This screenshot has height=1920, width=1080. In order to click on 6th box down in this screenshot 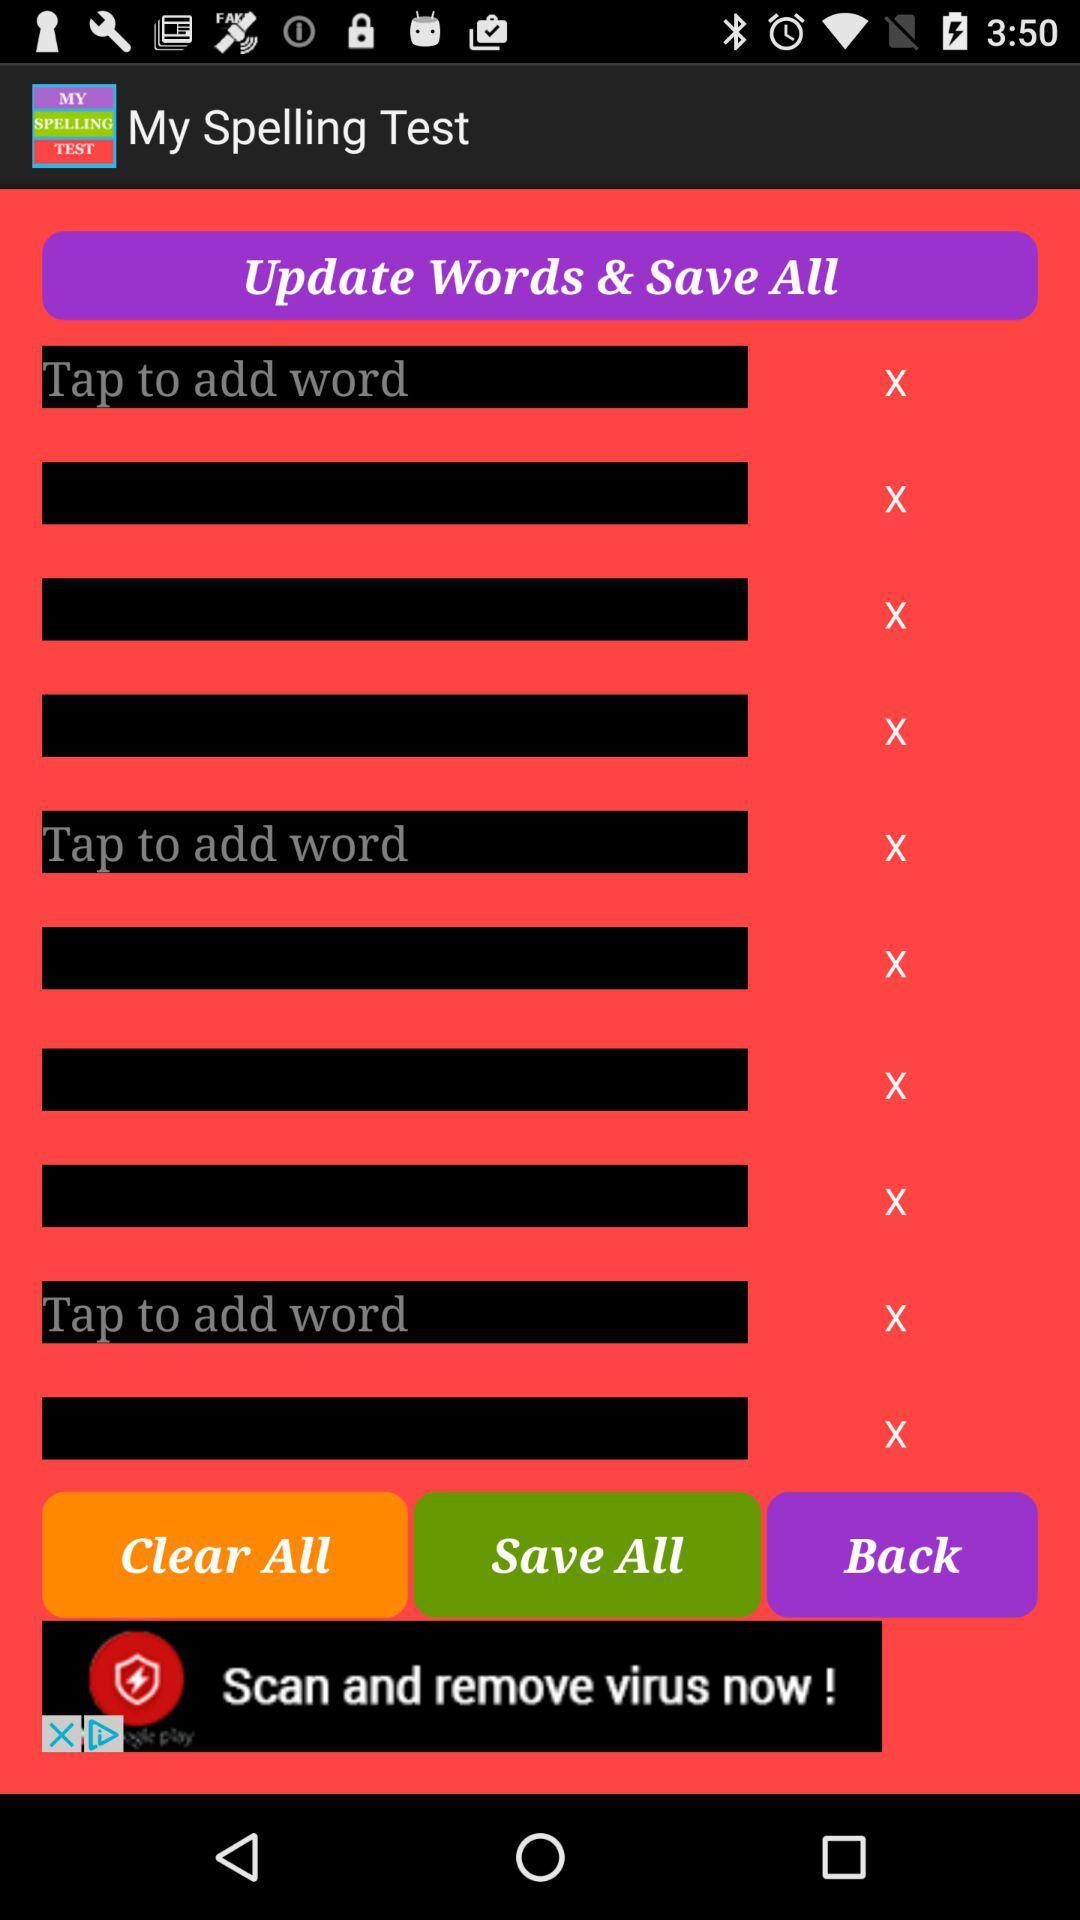, I will do `click(394, 957)`.